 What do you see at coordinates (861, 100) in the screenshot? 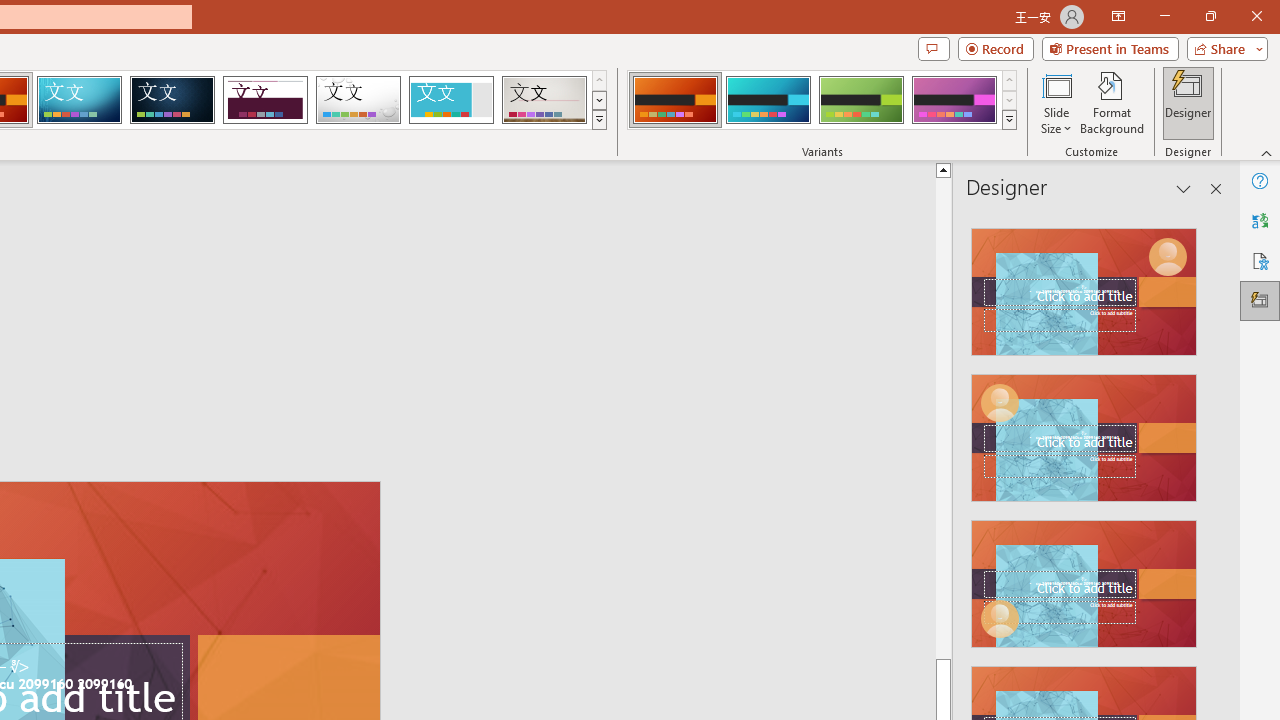
I see `'Berlin Variant 3'` at bounding box center [861, 100].